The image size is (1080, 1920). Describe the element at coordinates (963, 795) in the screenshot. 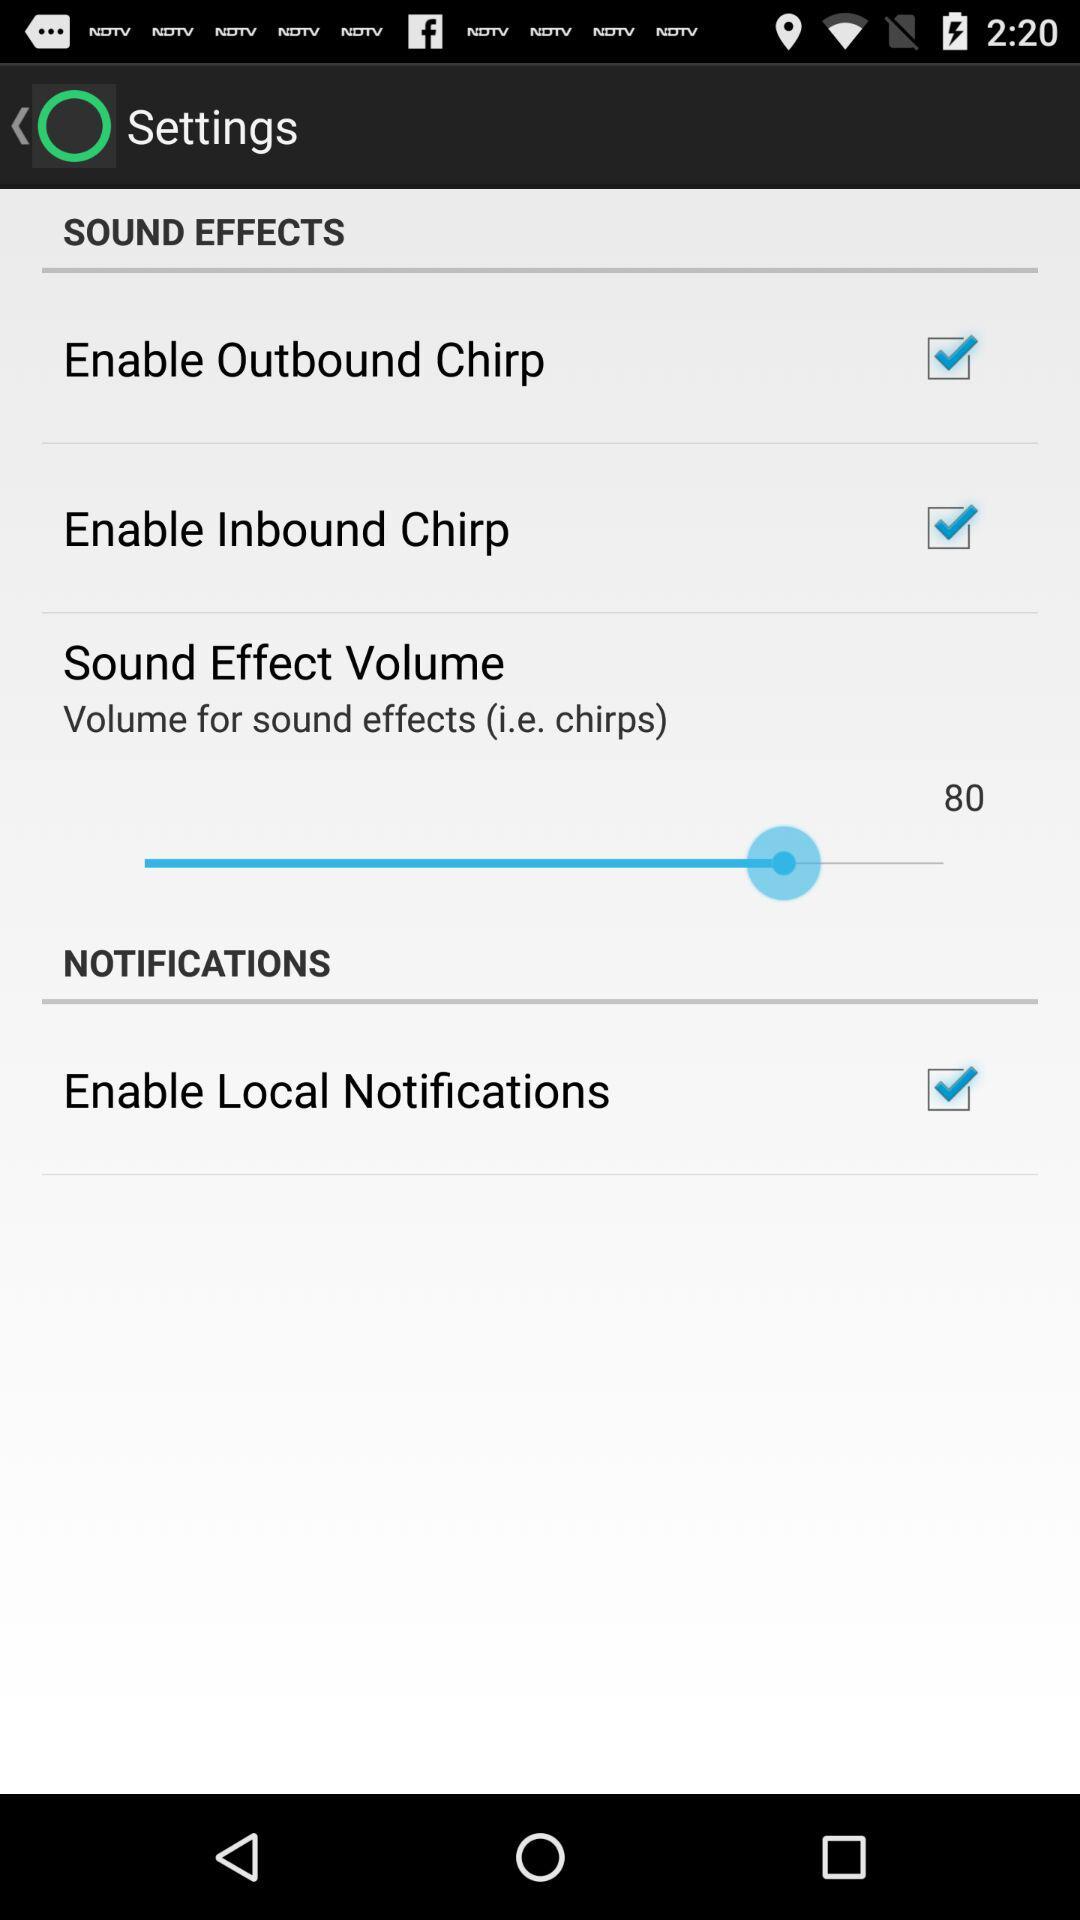

I see `the 80 item` at that location.